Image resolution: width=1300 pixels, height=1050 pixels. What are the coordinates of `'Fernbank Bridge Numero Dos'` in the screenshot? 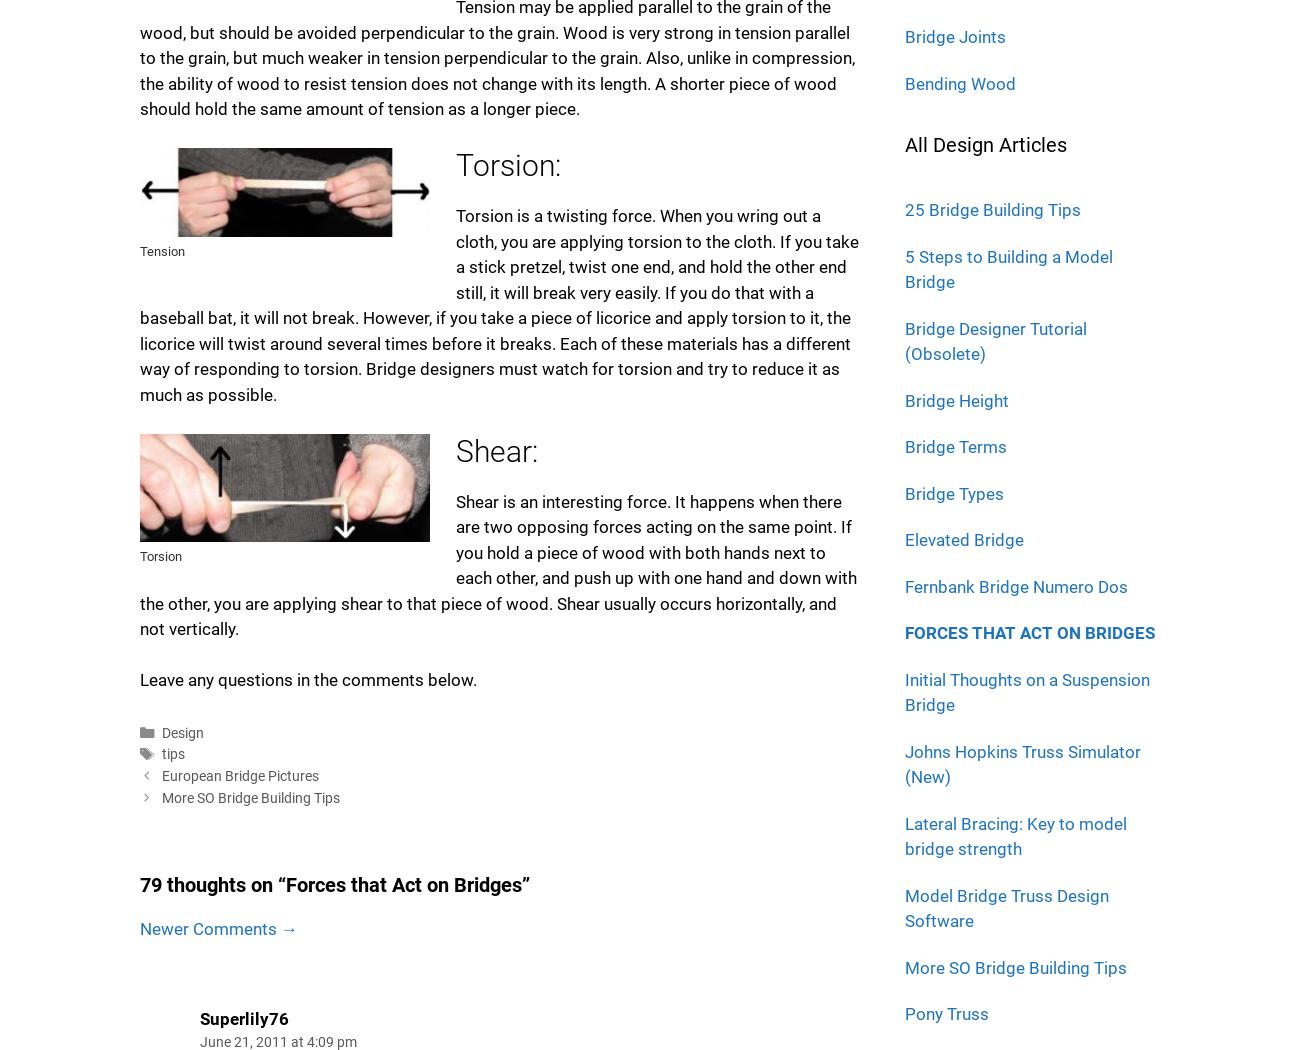 It's located at (1015, 585).